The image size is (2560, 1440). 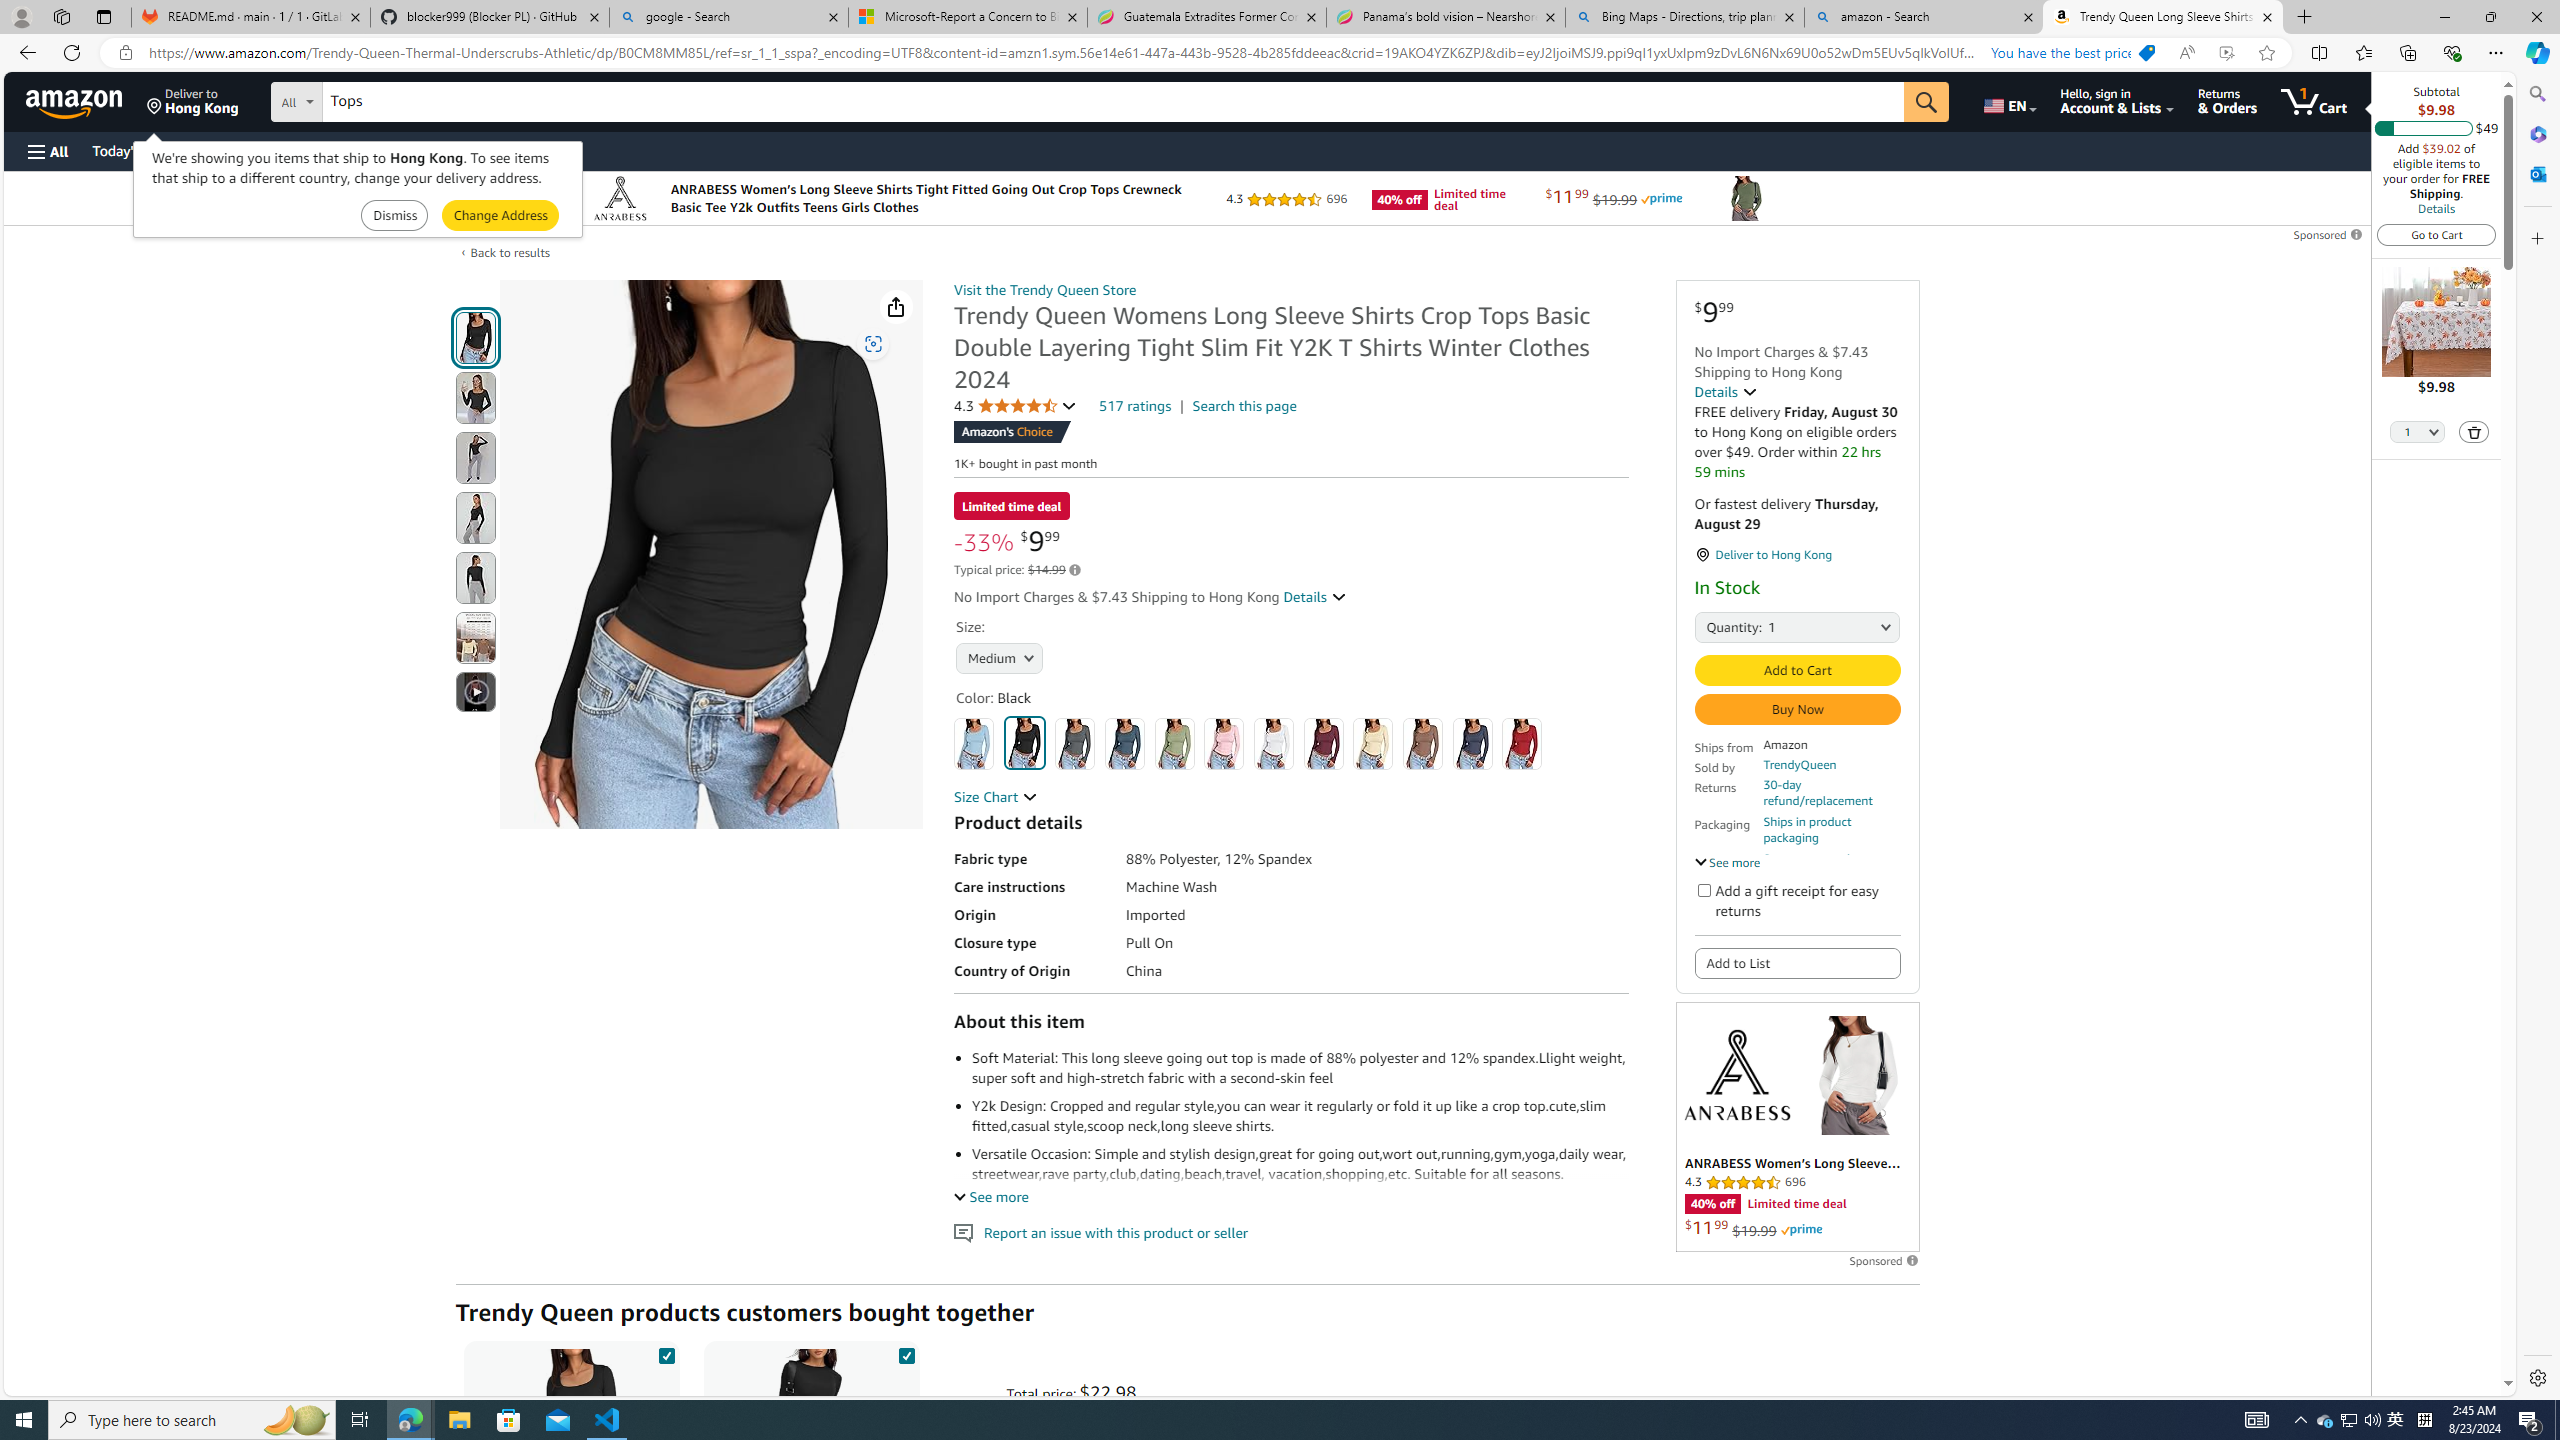 What do you see at coordinates (1797, 962) in the screenshot?
I see `'Add to List'` at bounding box center [1797, 962].